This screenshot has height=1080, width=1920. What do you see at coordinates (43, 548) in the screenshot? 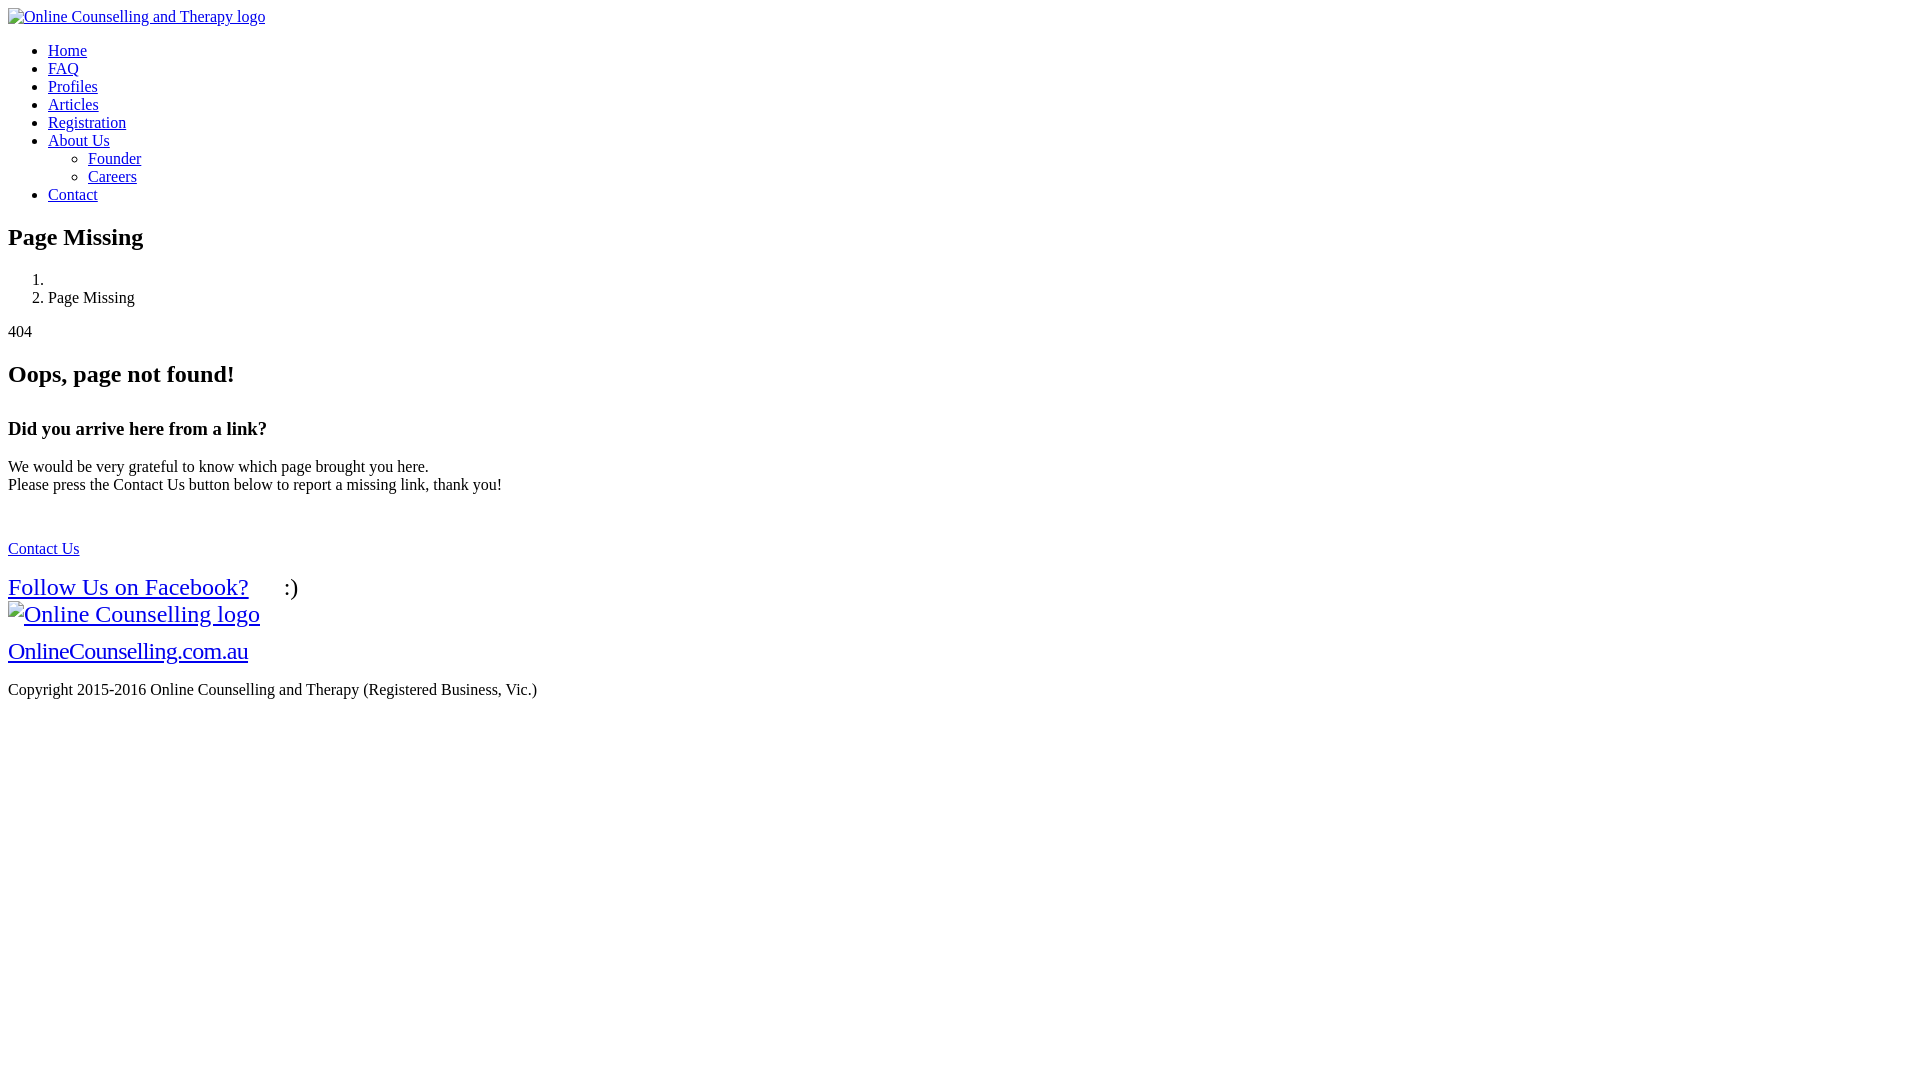
I see `'Contact Us'` at bounding box center [43, 548].